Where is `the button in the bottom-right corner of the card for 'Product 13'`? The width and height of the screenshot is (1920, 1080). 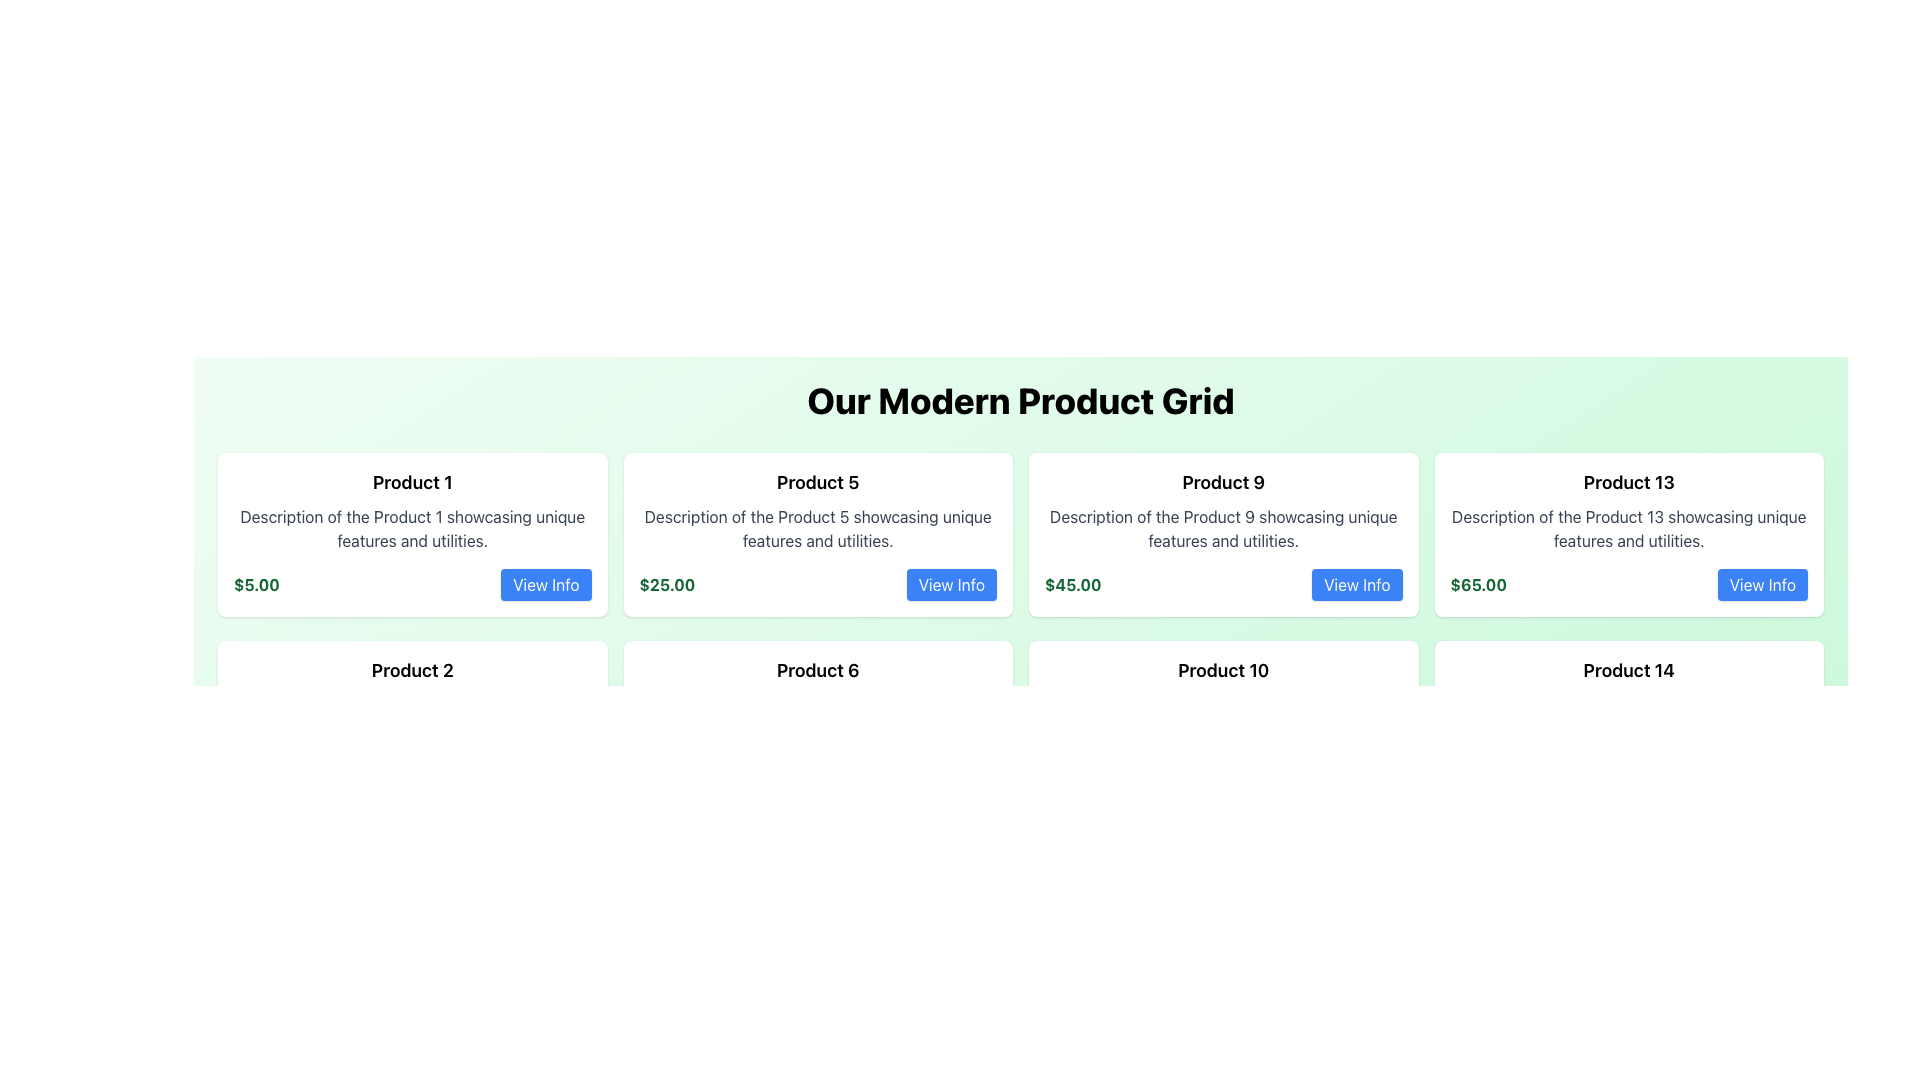
the button in the bottom-right corner of the card for 'Product 13' is located at coordinates (1762, 585).